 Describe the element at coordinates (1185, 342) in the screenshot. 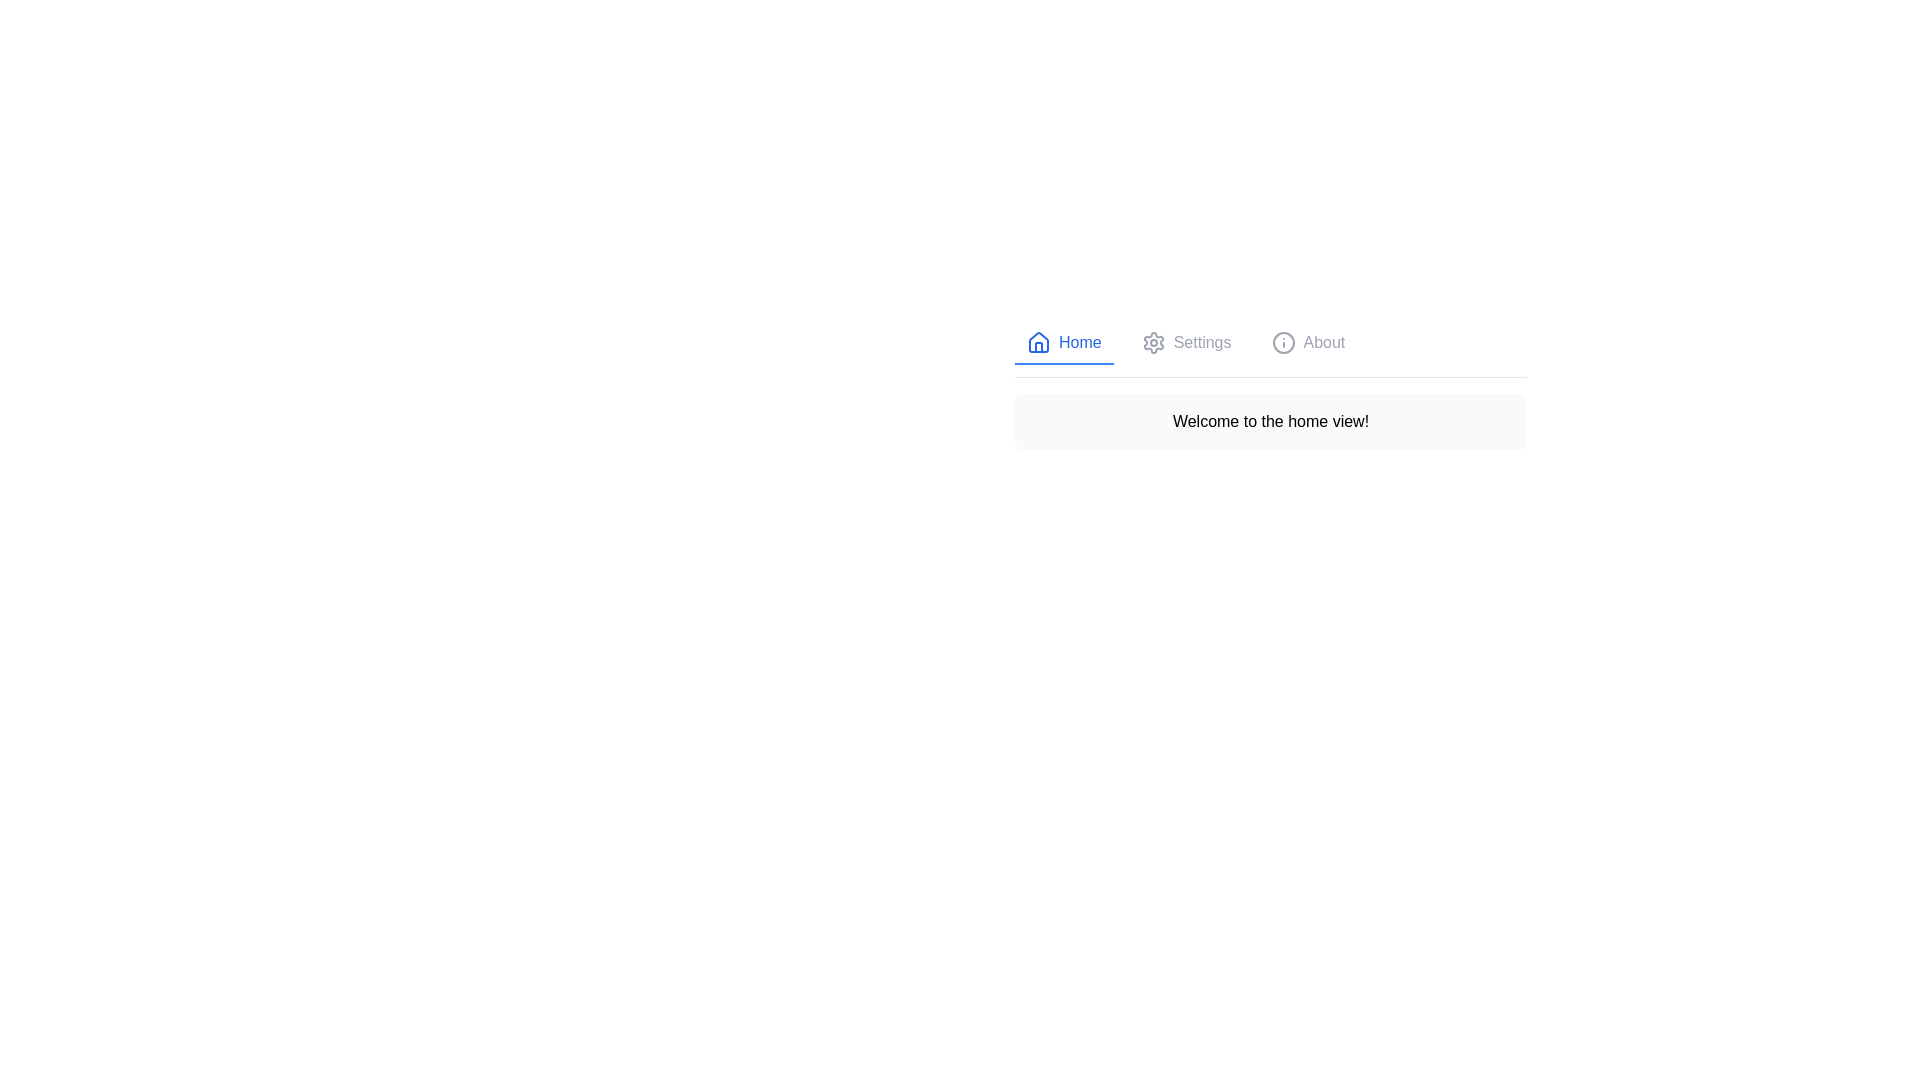

I see `the Settings tab by clicking on it` at that location.